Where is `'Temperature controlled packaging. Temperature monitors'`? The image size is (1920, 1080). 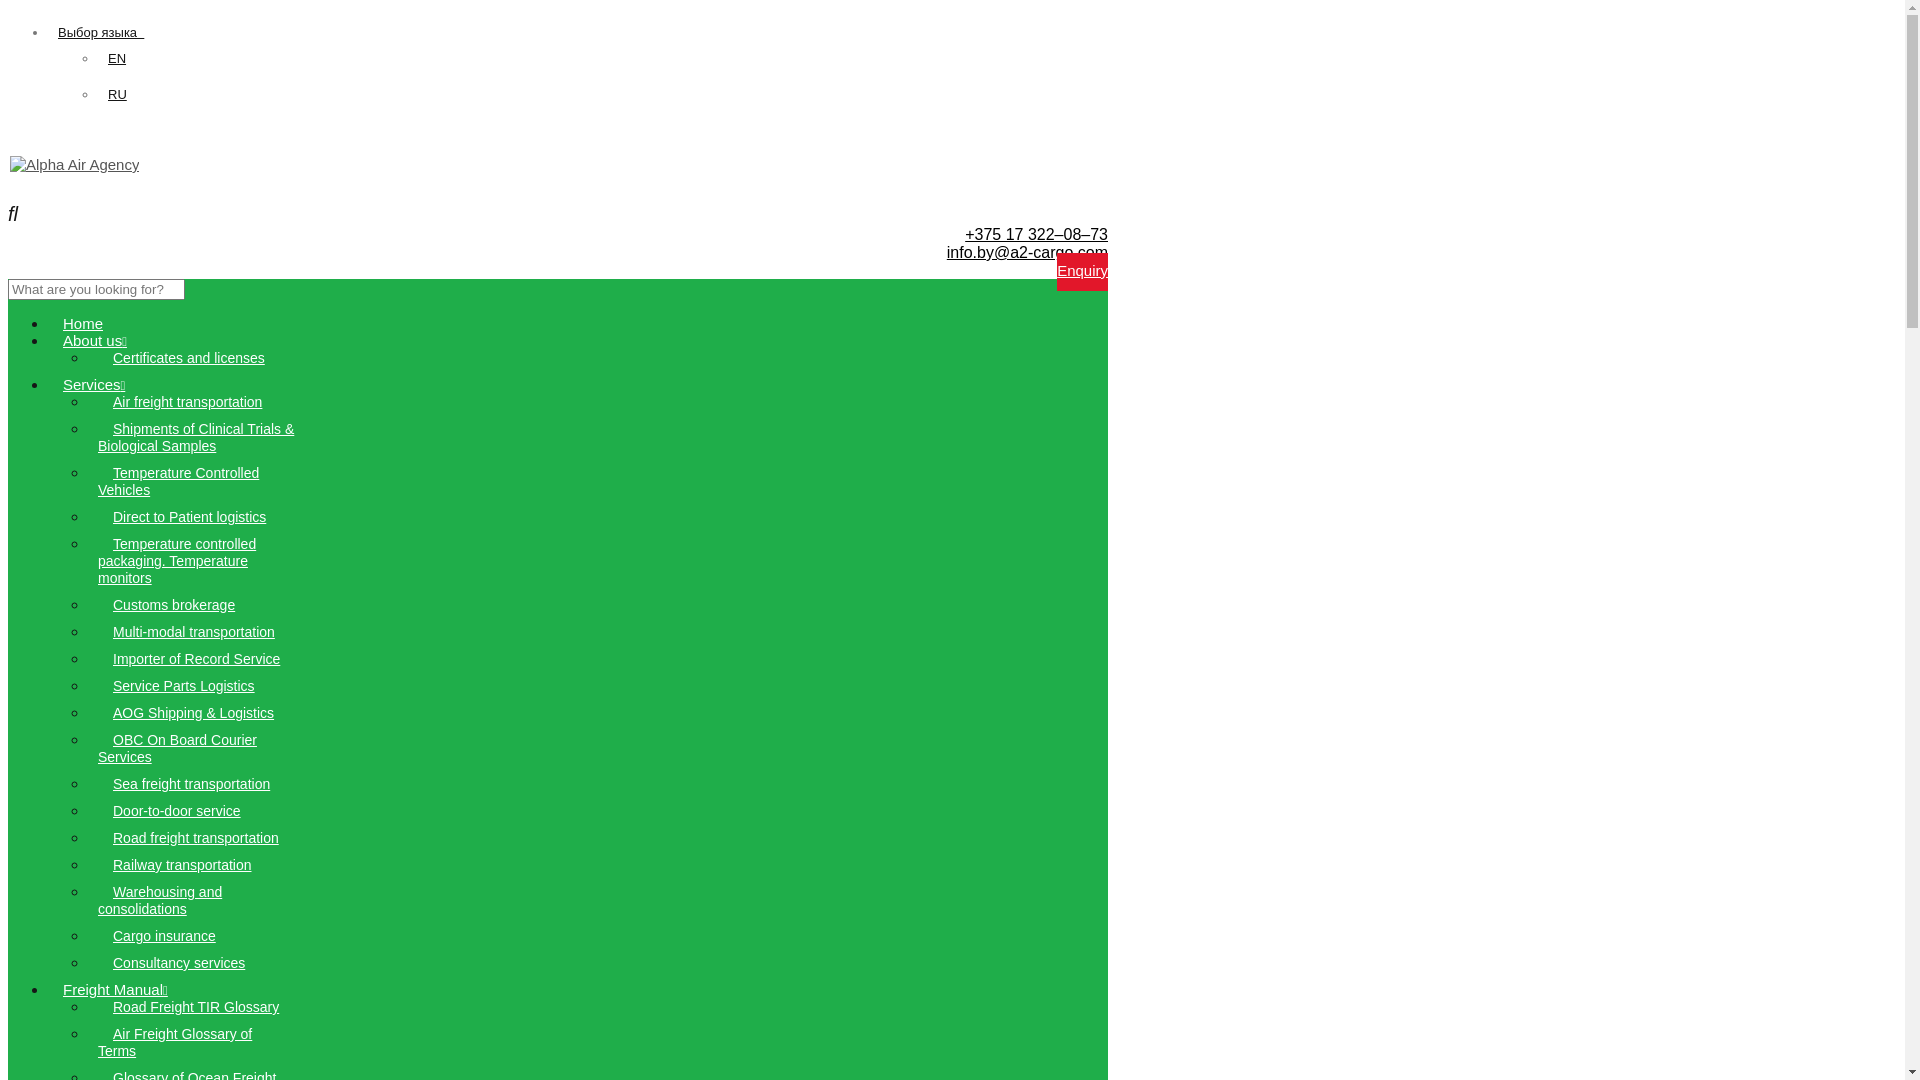 'Temperature controlled packaging. Temperature monitors' is located at coordinates (96, 560).